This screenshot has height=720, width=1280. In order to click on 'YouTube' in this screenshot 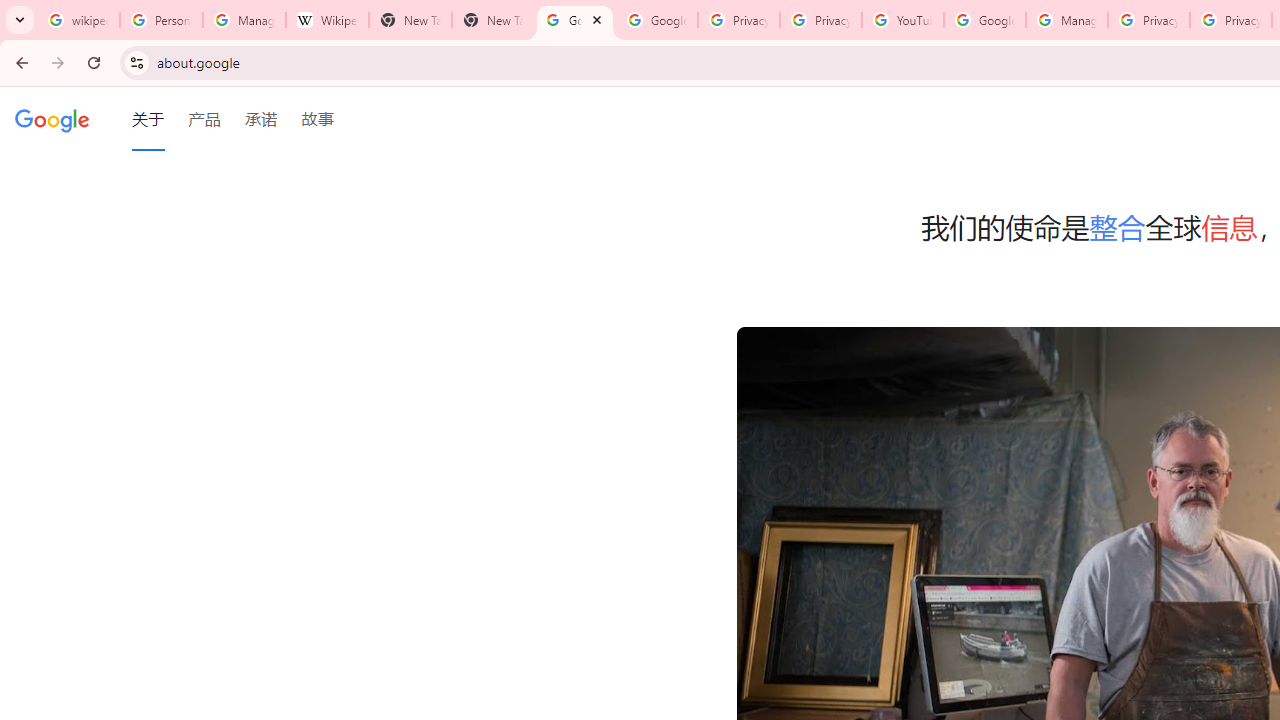, I will do `click(902, 20)`.